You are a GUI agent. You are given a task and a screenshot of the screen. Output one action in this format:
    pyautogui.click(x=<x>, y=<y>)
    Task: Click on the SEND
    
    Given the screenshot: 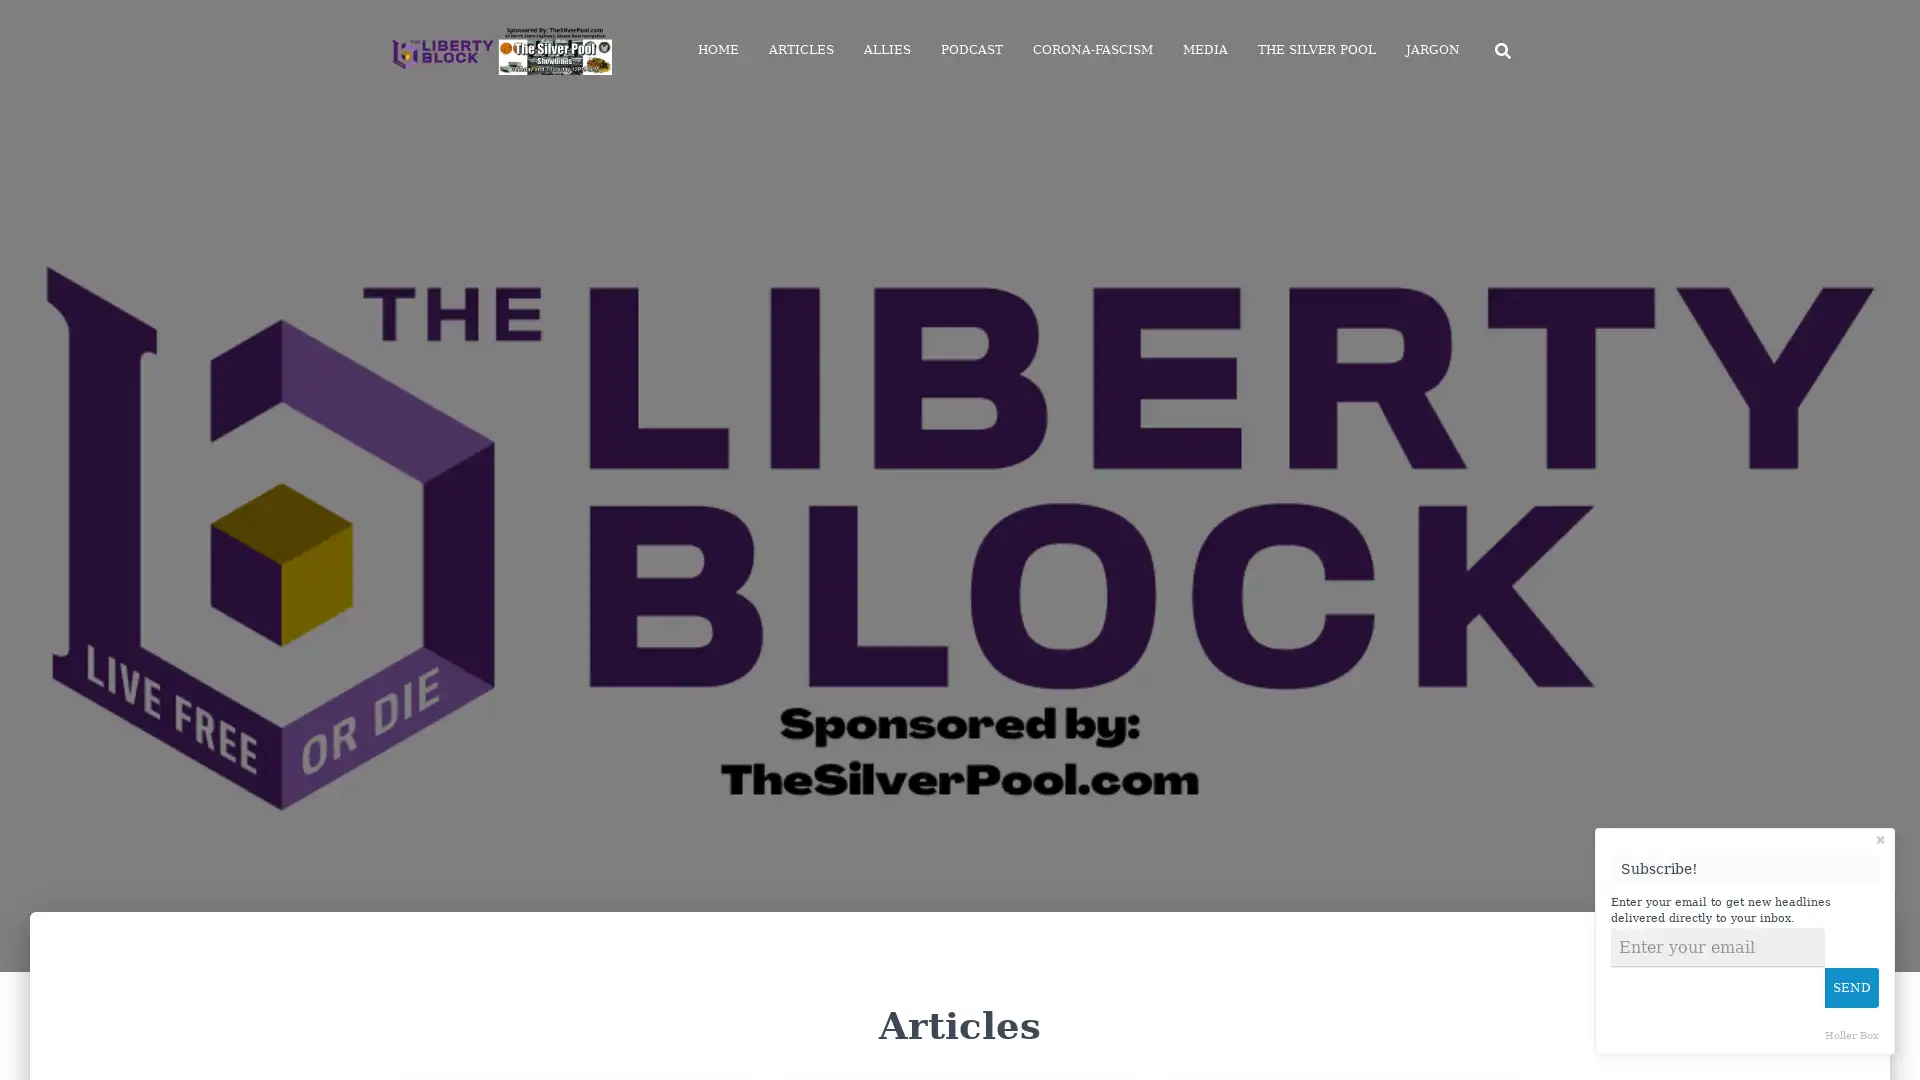 What is the action you would take?
    pyautogui.click(x=1851, y=986)
    